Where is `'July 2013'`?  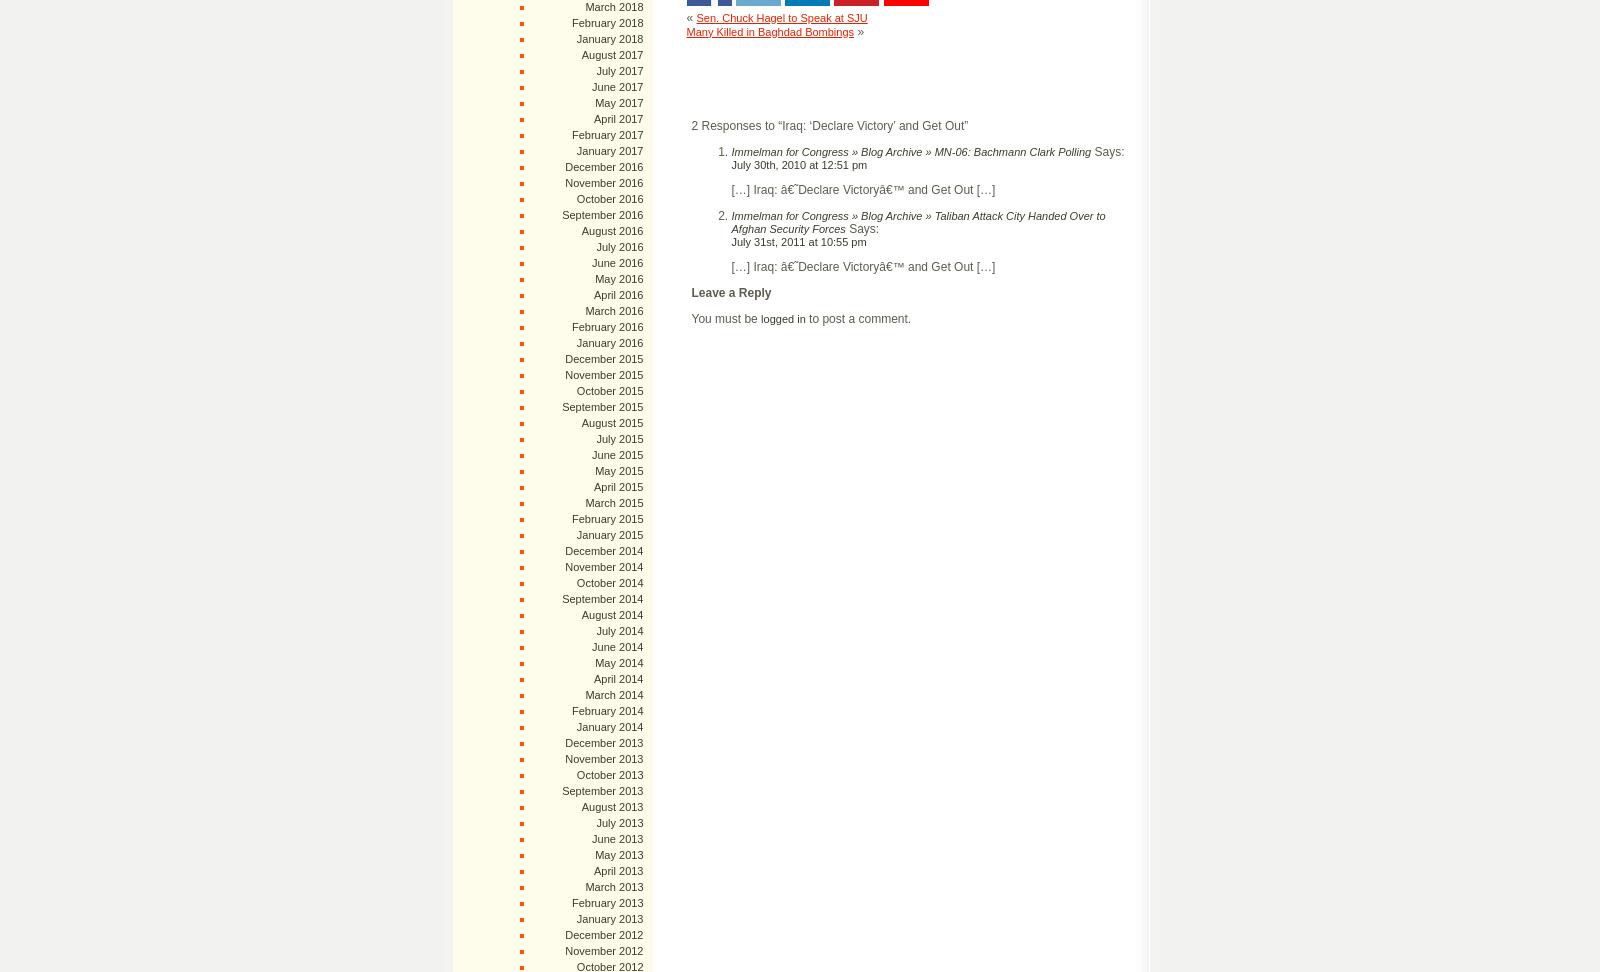
'July 2013' is located at coordinates (619, 821).